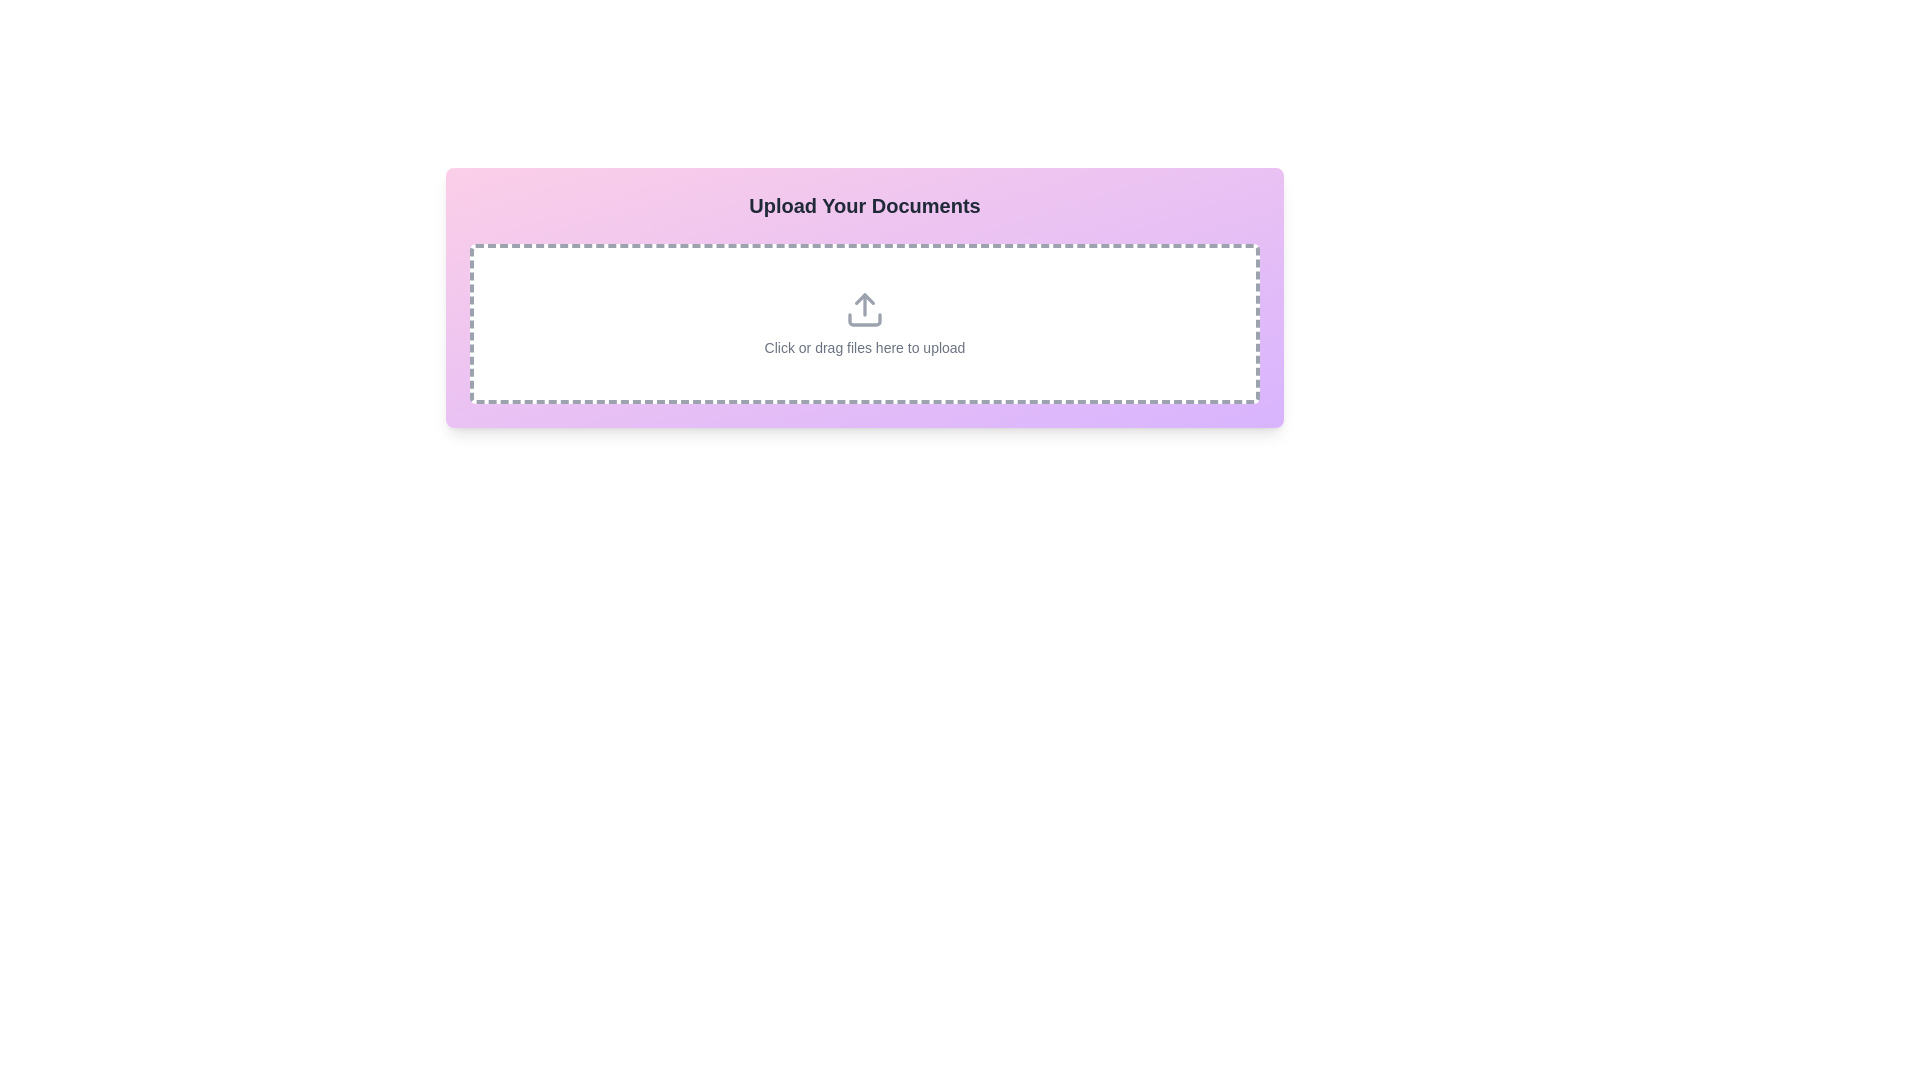 This screenshot has width=1920, height=1080. What do you see at coordinates (864, 297) in the screenshot?
I see `informational text in the File Upload Area, which includes 'Click or drag files here to upload'` at bounding box center [864, 297].